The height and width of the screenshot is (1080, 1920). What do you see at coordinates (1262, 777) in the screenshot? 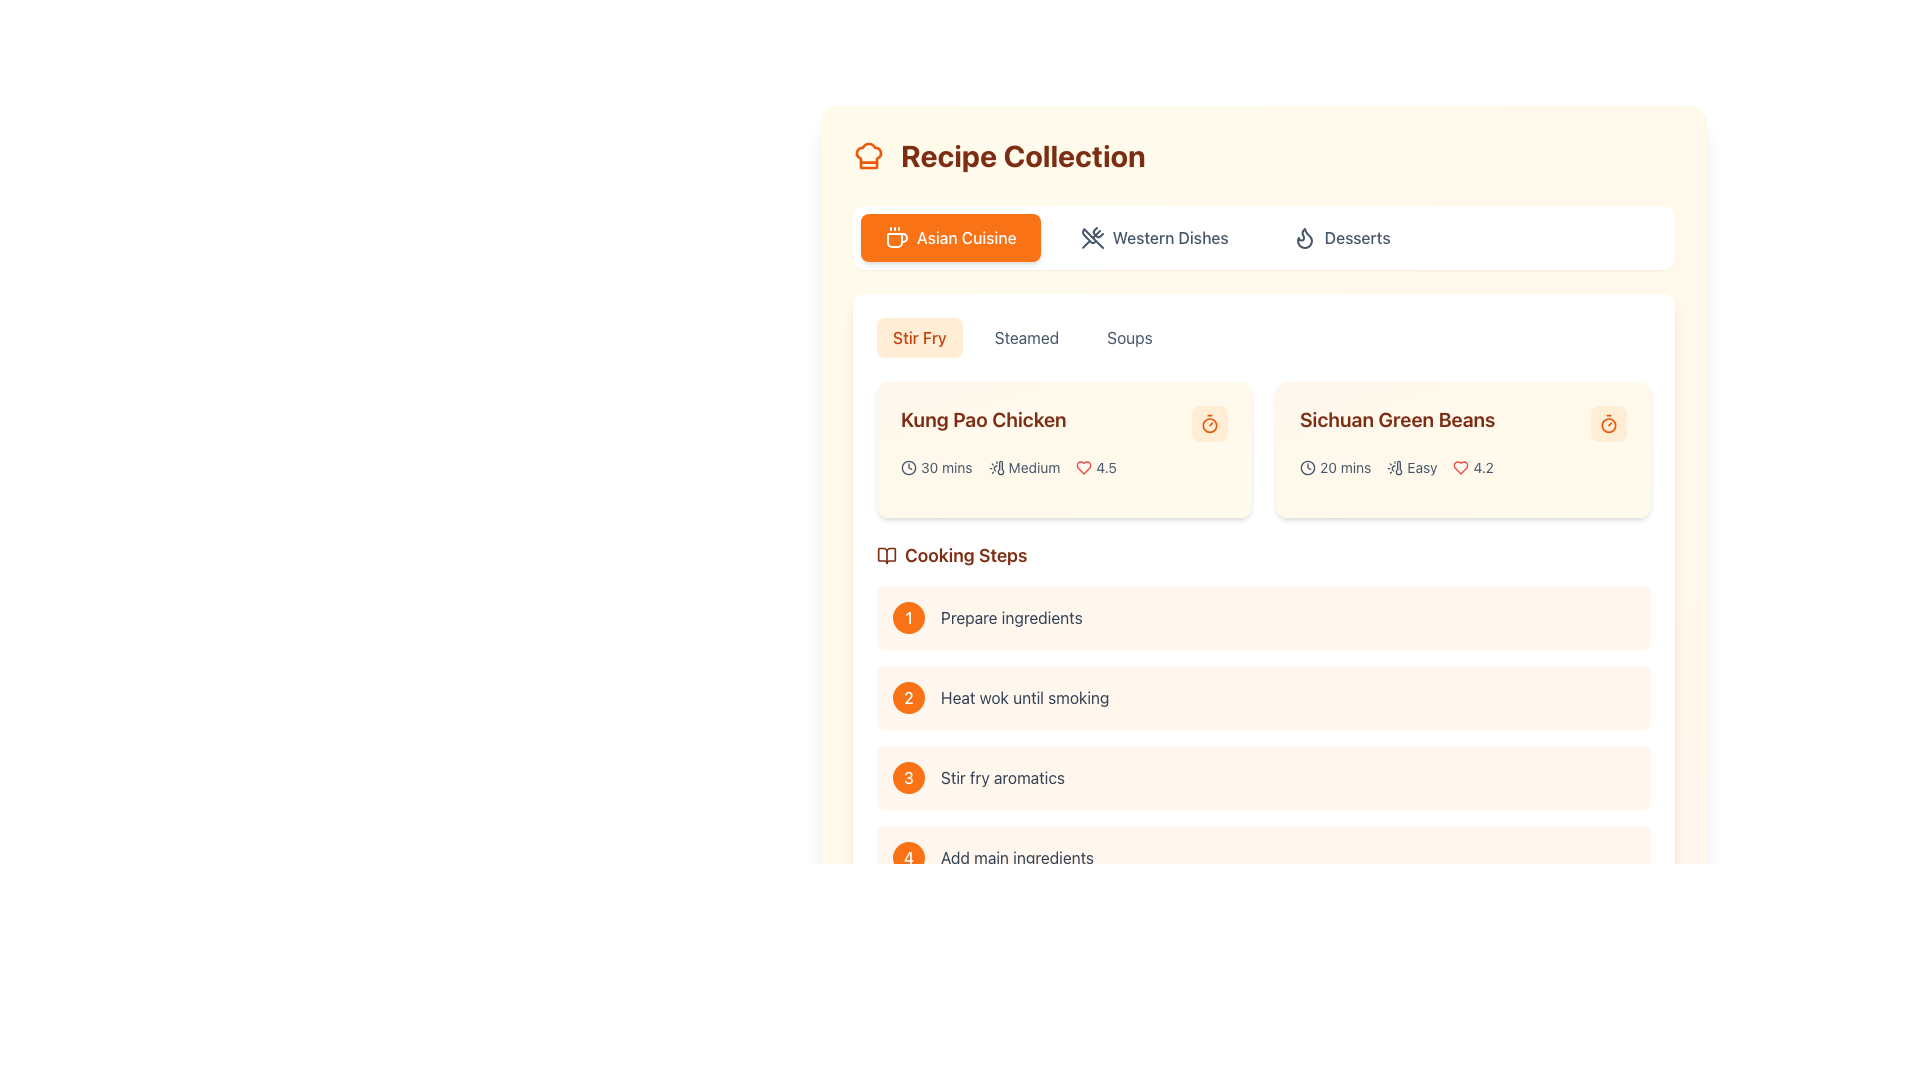
I see `the third item in the 'Cooking Steps' list, which provides the step 'Stir fry aromatics.'` at bounding box center [1262, 777].